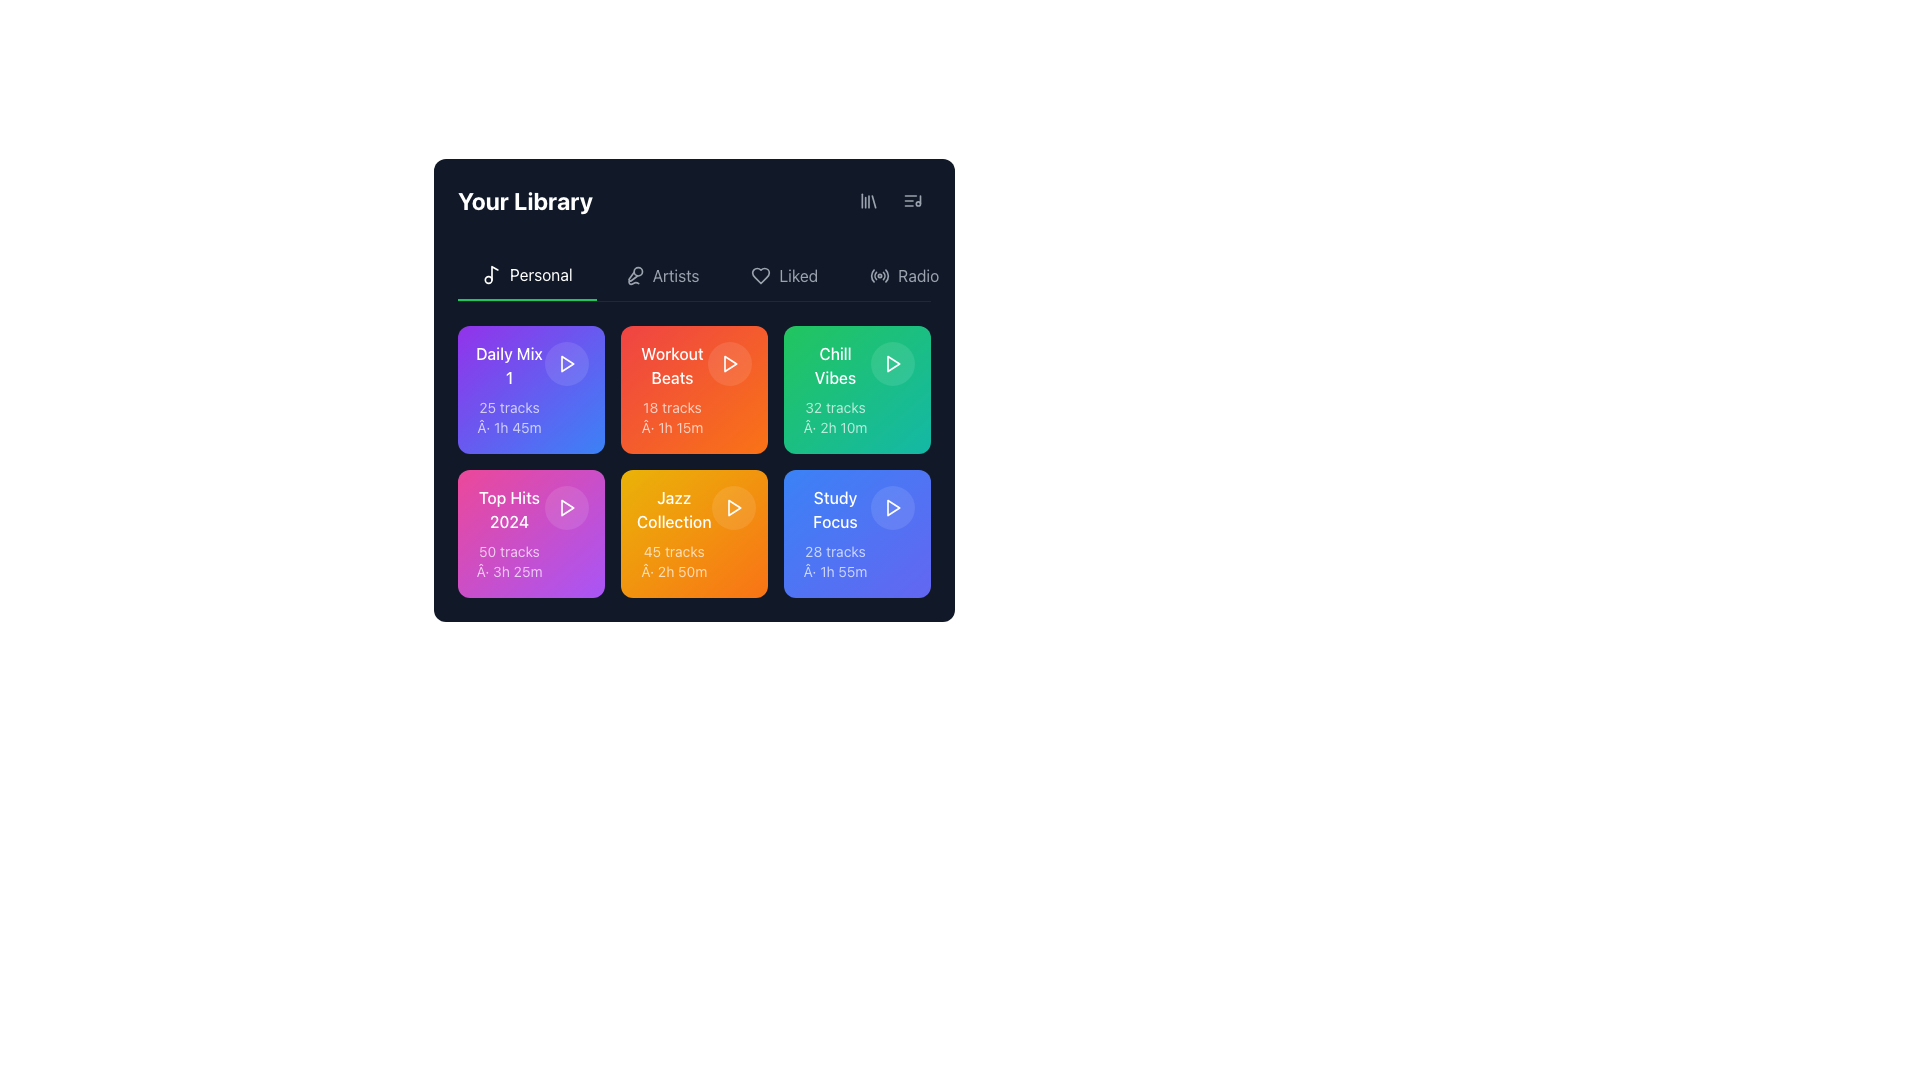 The image size is (1920, 1080). What do you see at coordinates (732, 507) in the screenshot?
I see `the play button in the 'Jazz Collection' card` at bounding box center [732, 507].